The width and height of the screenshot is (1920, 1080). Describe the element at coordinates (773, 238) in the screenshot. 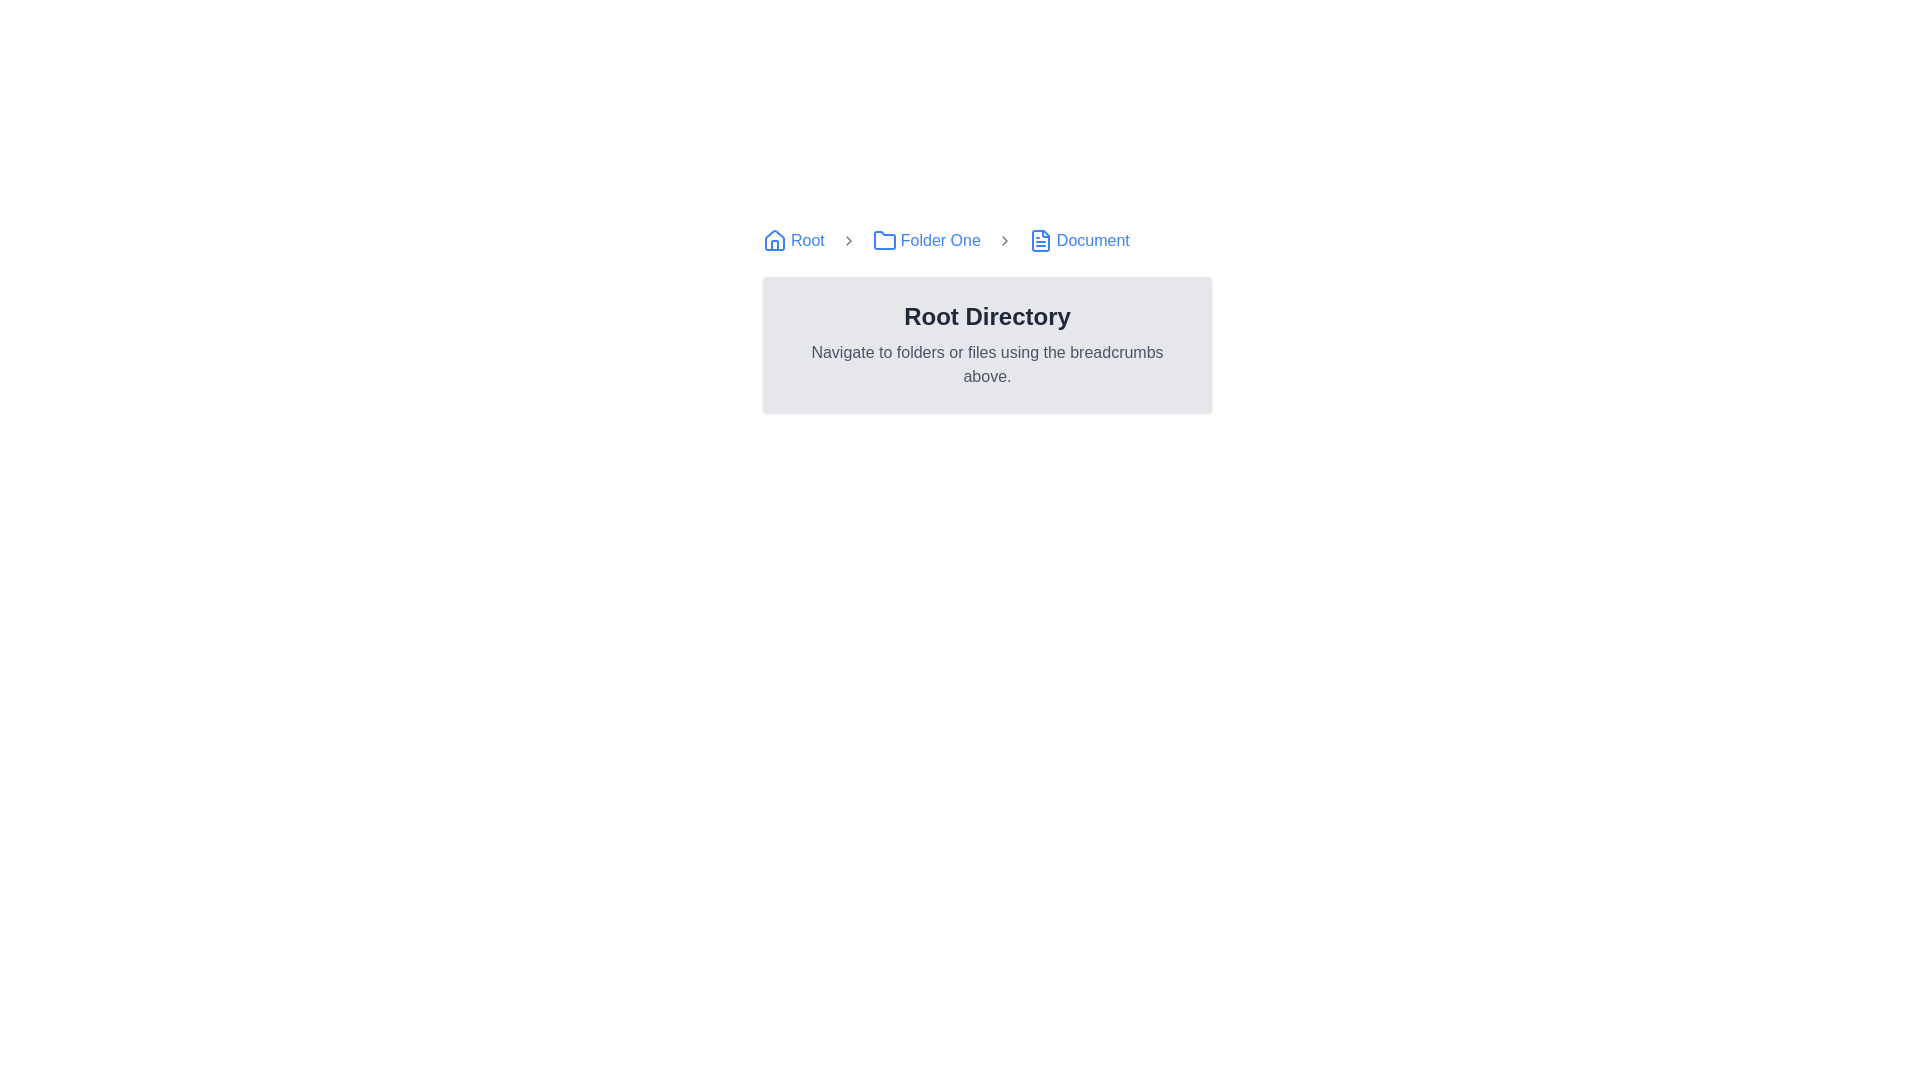

I see `the house icon in the breadcrumb navigation bar, which is a minimalistic line-drawing representation of a house, located to the left of the 'Root' text link` at that location.